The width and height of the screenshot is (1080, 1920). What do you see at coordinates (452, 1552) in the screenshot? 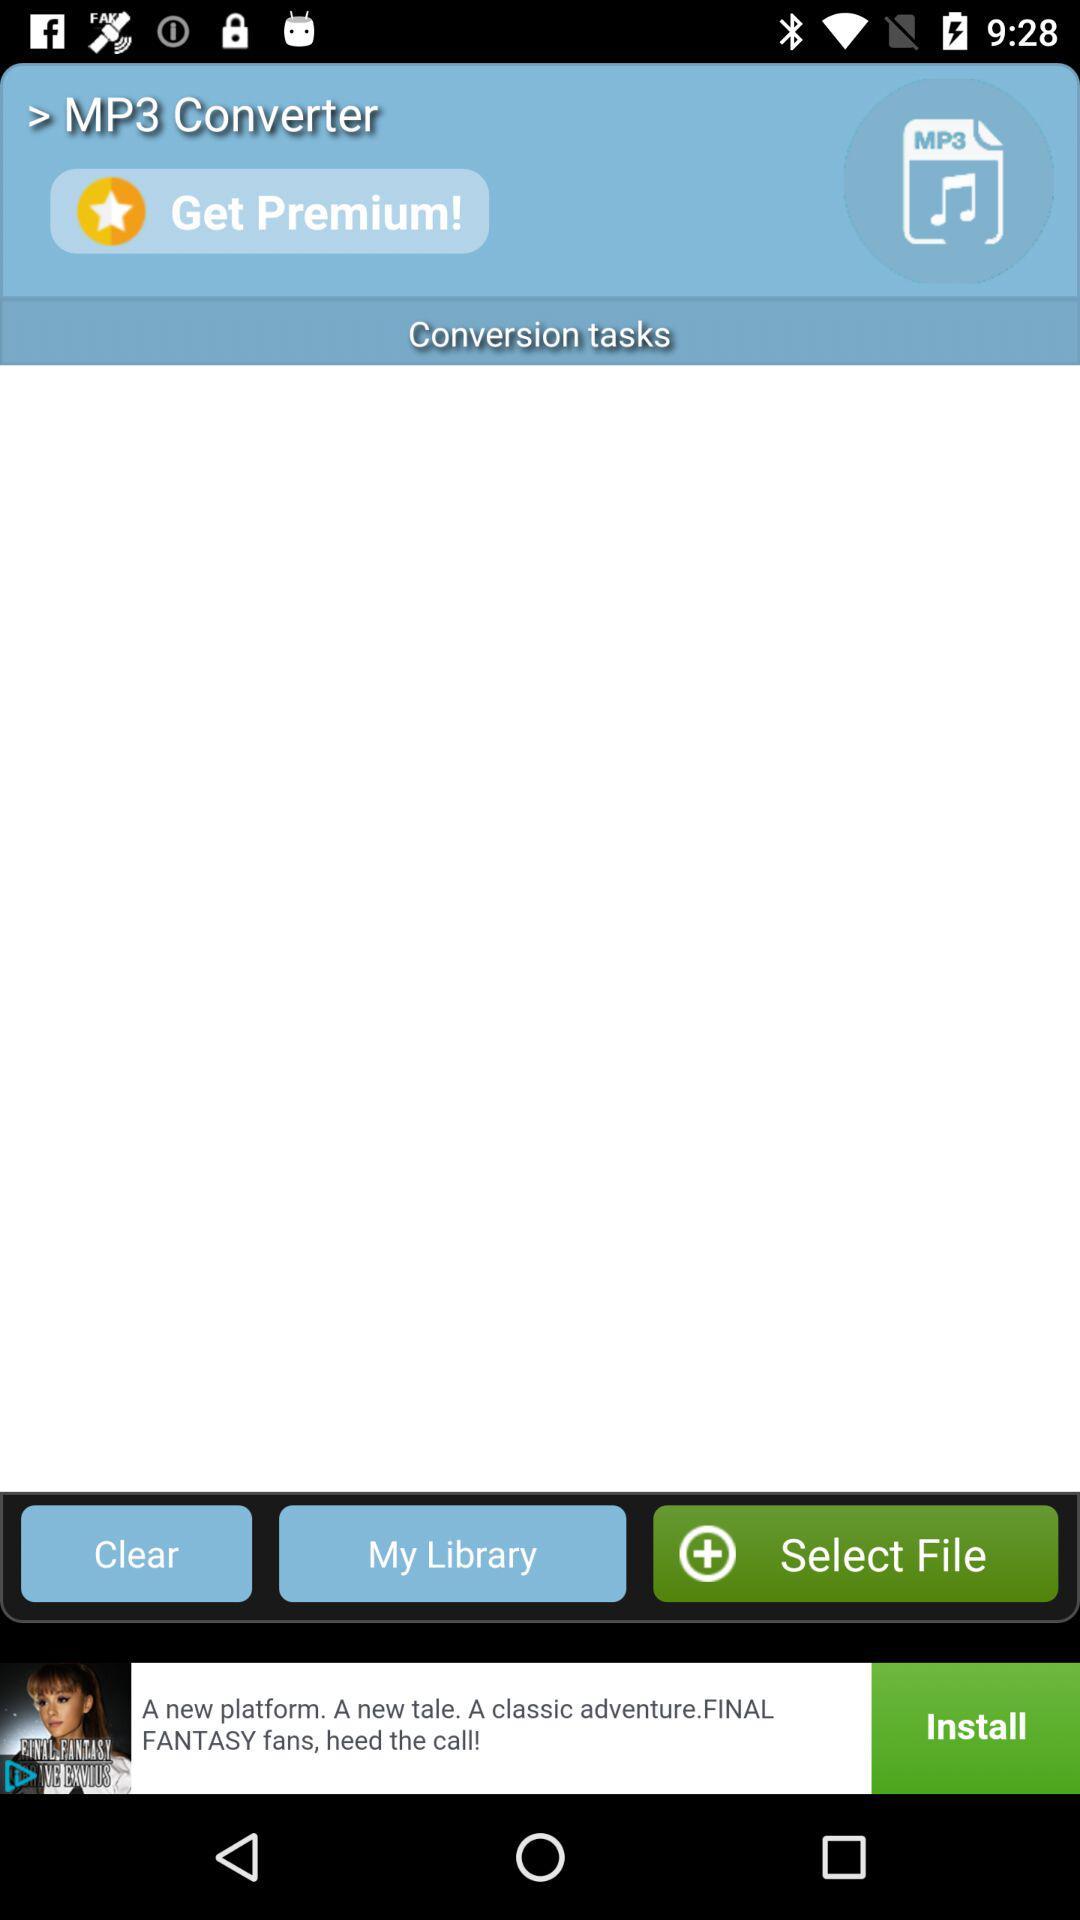
I see `the icon next to select file app` at bounding box center [452, 1552].